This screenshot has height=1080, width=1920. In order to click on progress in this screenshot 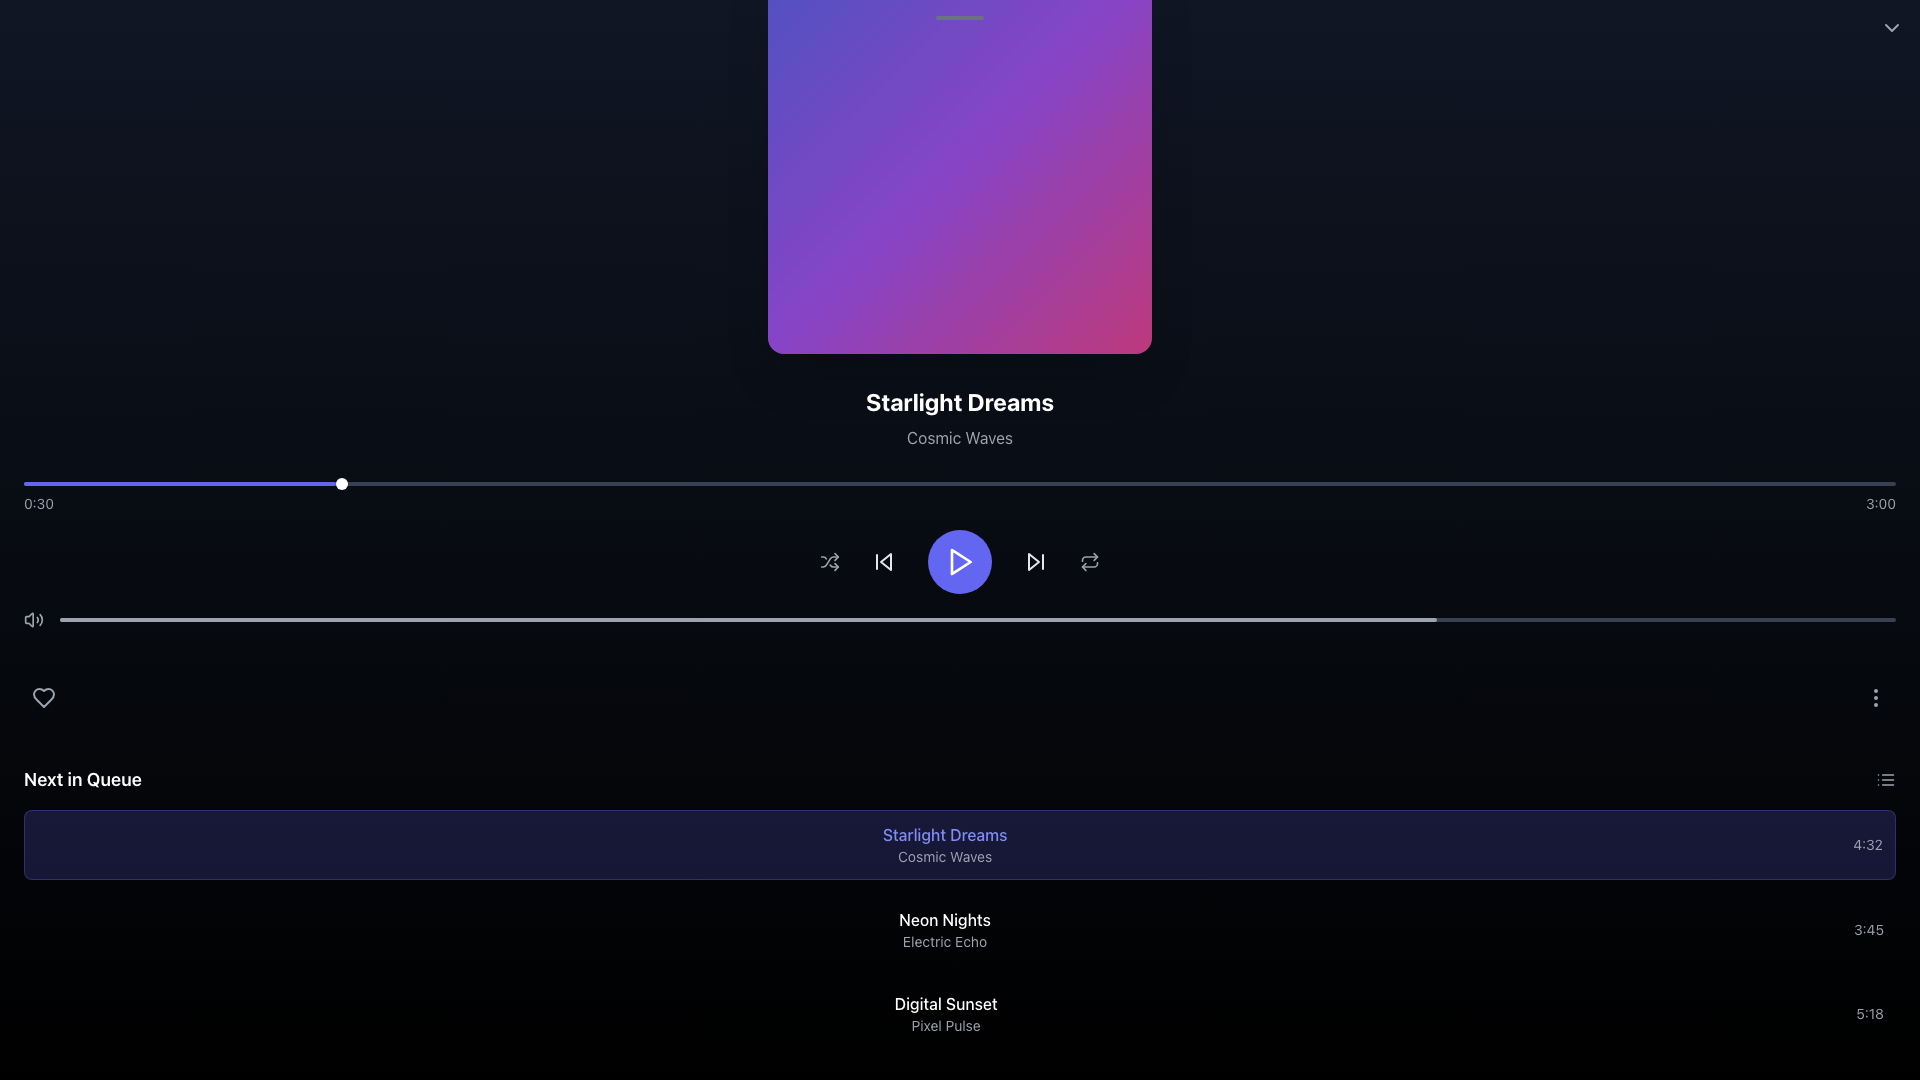, I will do `click(306, 483)`.